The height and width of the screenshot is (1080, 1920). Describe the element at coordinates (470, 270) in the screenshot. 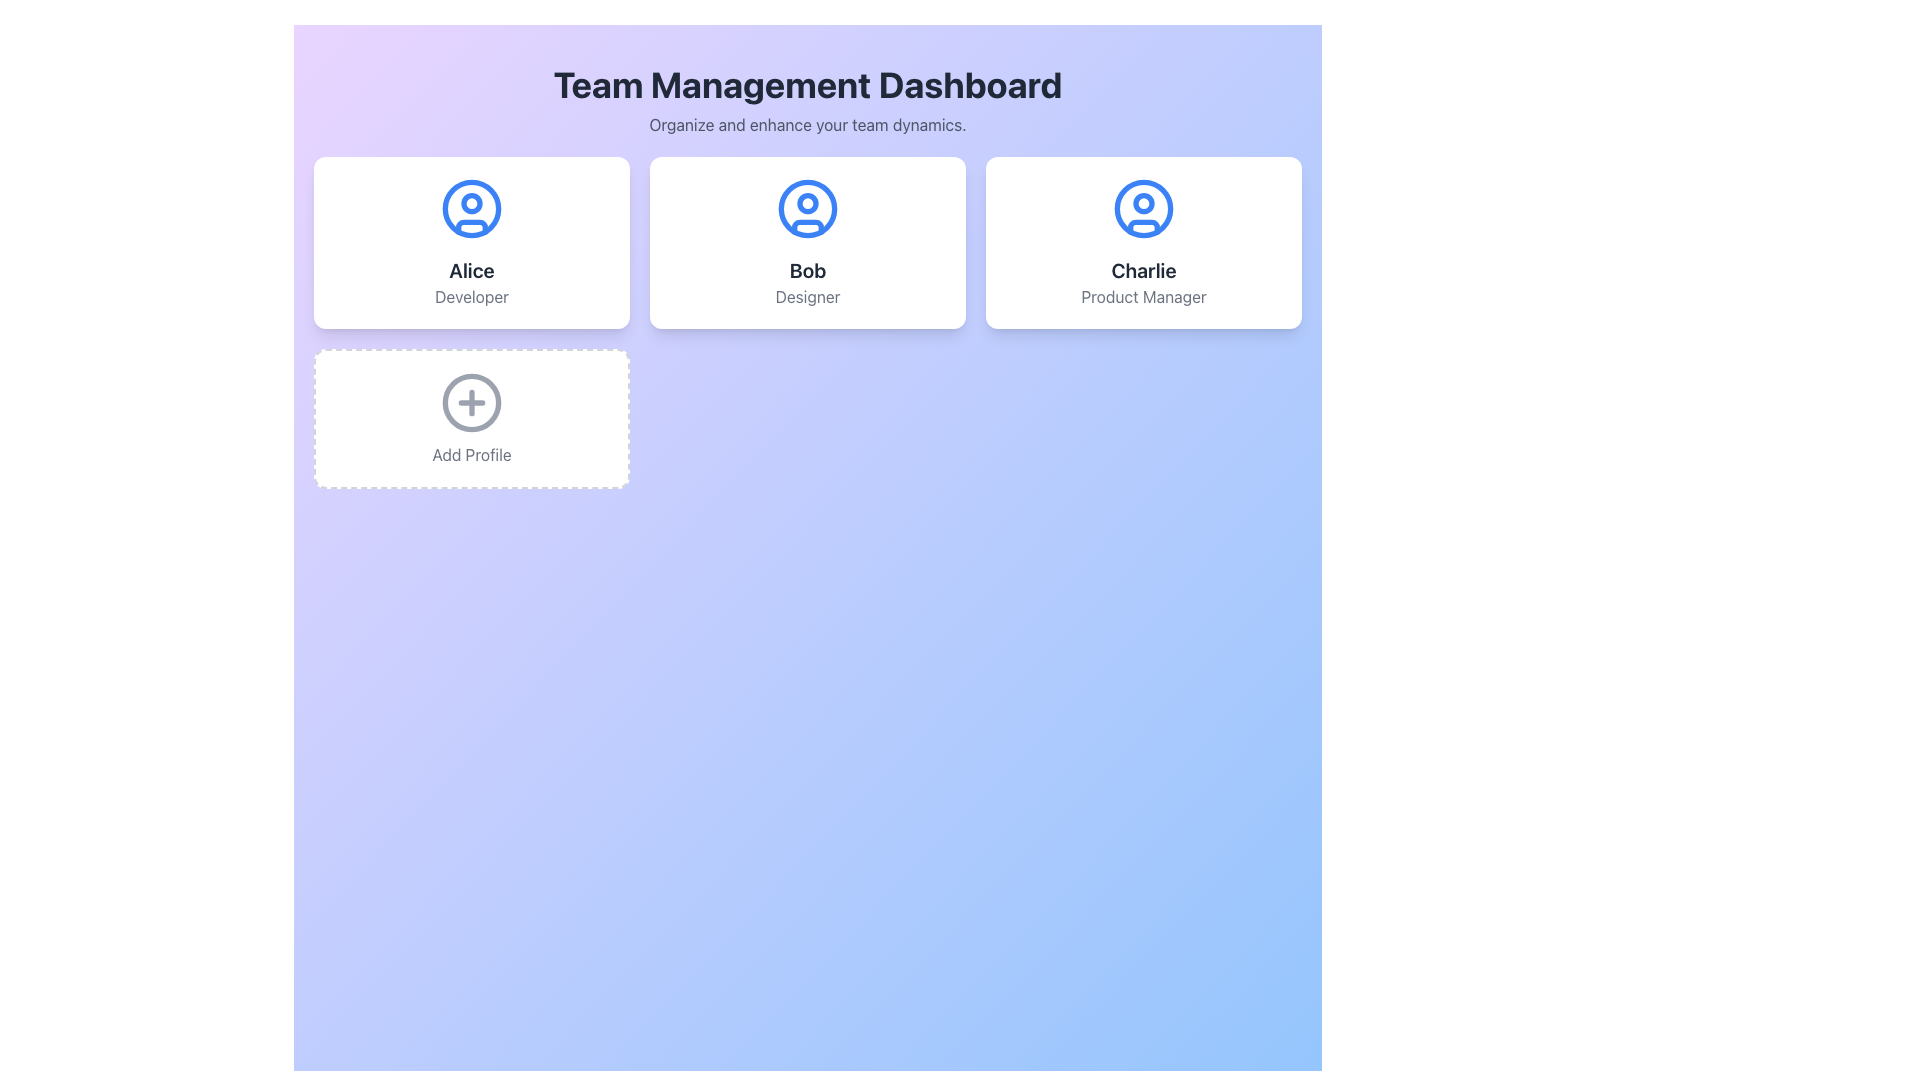

I see `the text label displaying 'Alice', which is styled in bold dark gray font and located within a profile card, positioned between a user icon and the text 'Developer'` at that location.